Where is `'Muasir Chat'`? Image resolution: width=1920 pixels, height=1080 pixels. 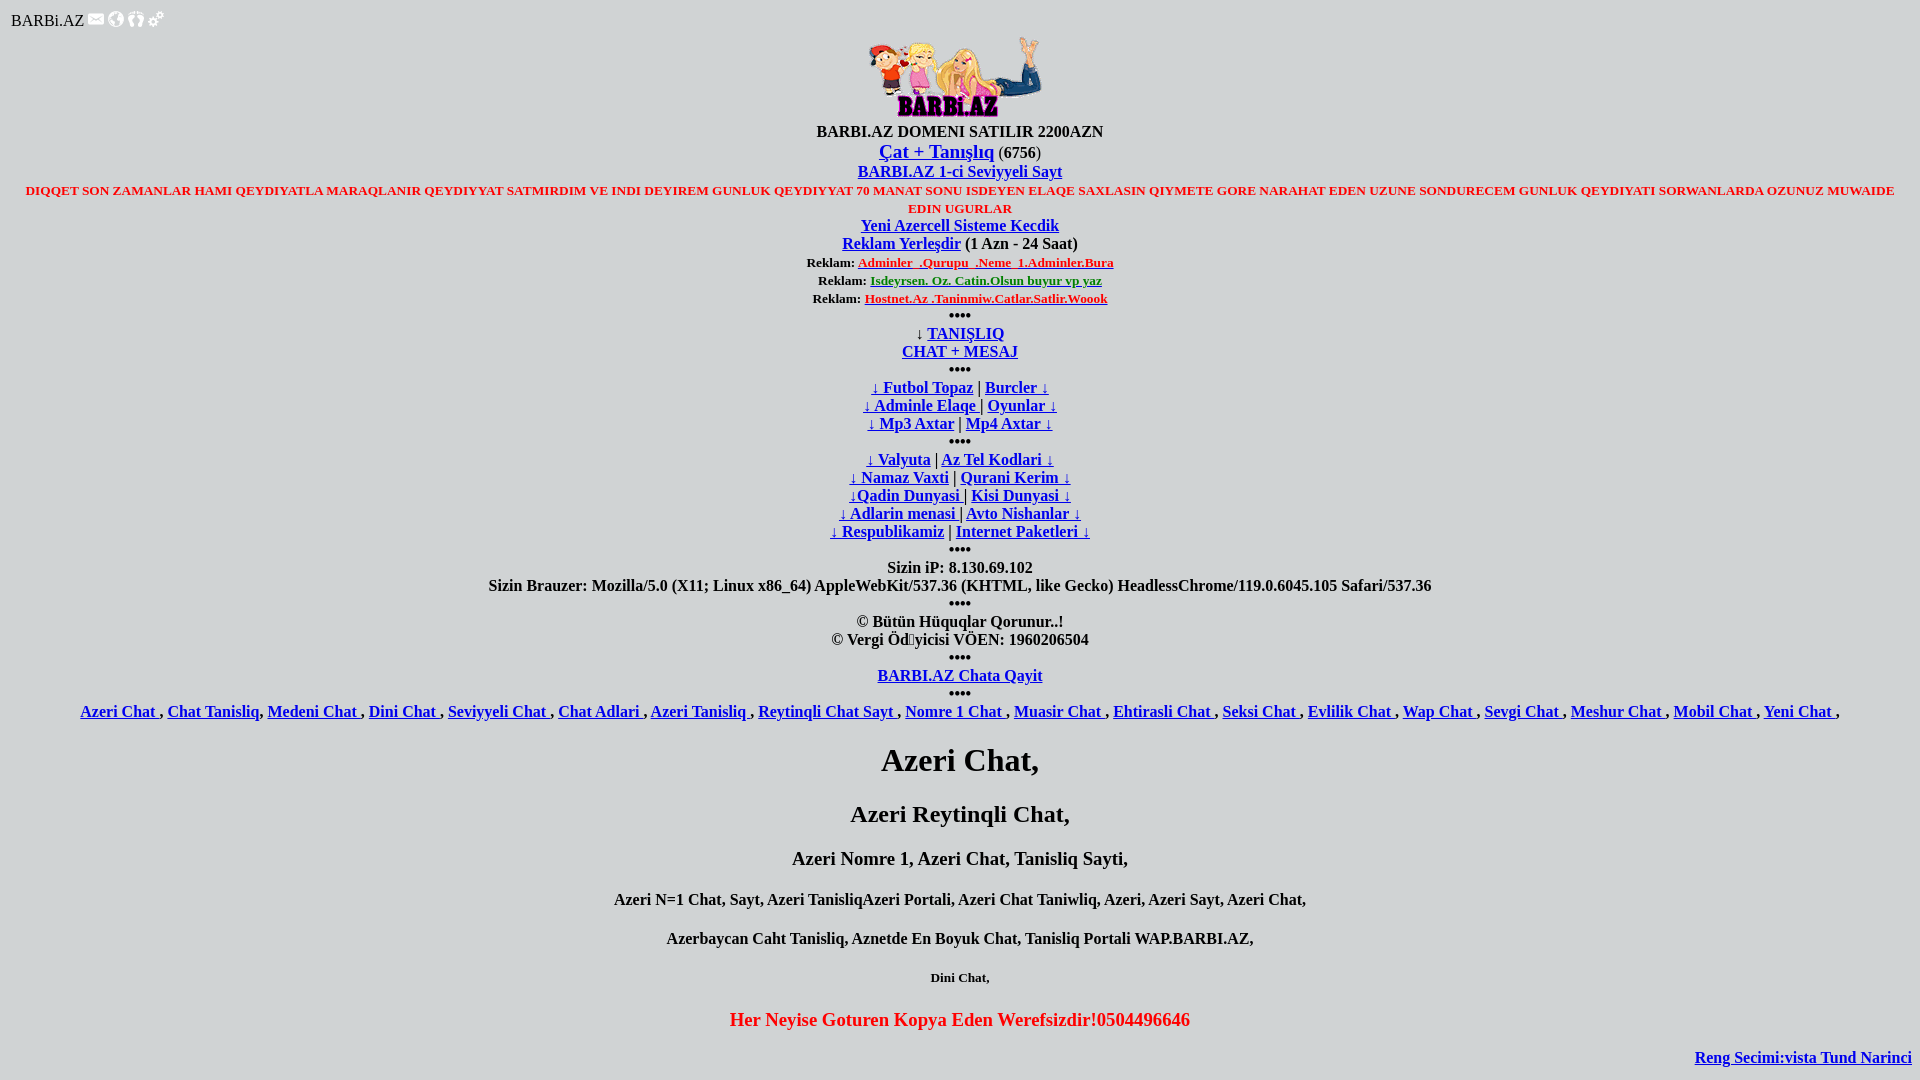
'Muasir Chat' is located at coordinates (1013, 710).